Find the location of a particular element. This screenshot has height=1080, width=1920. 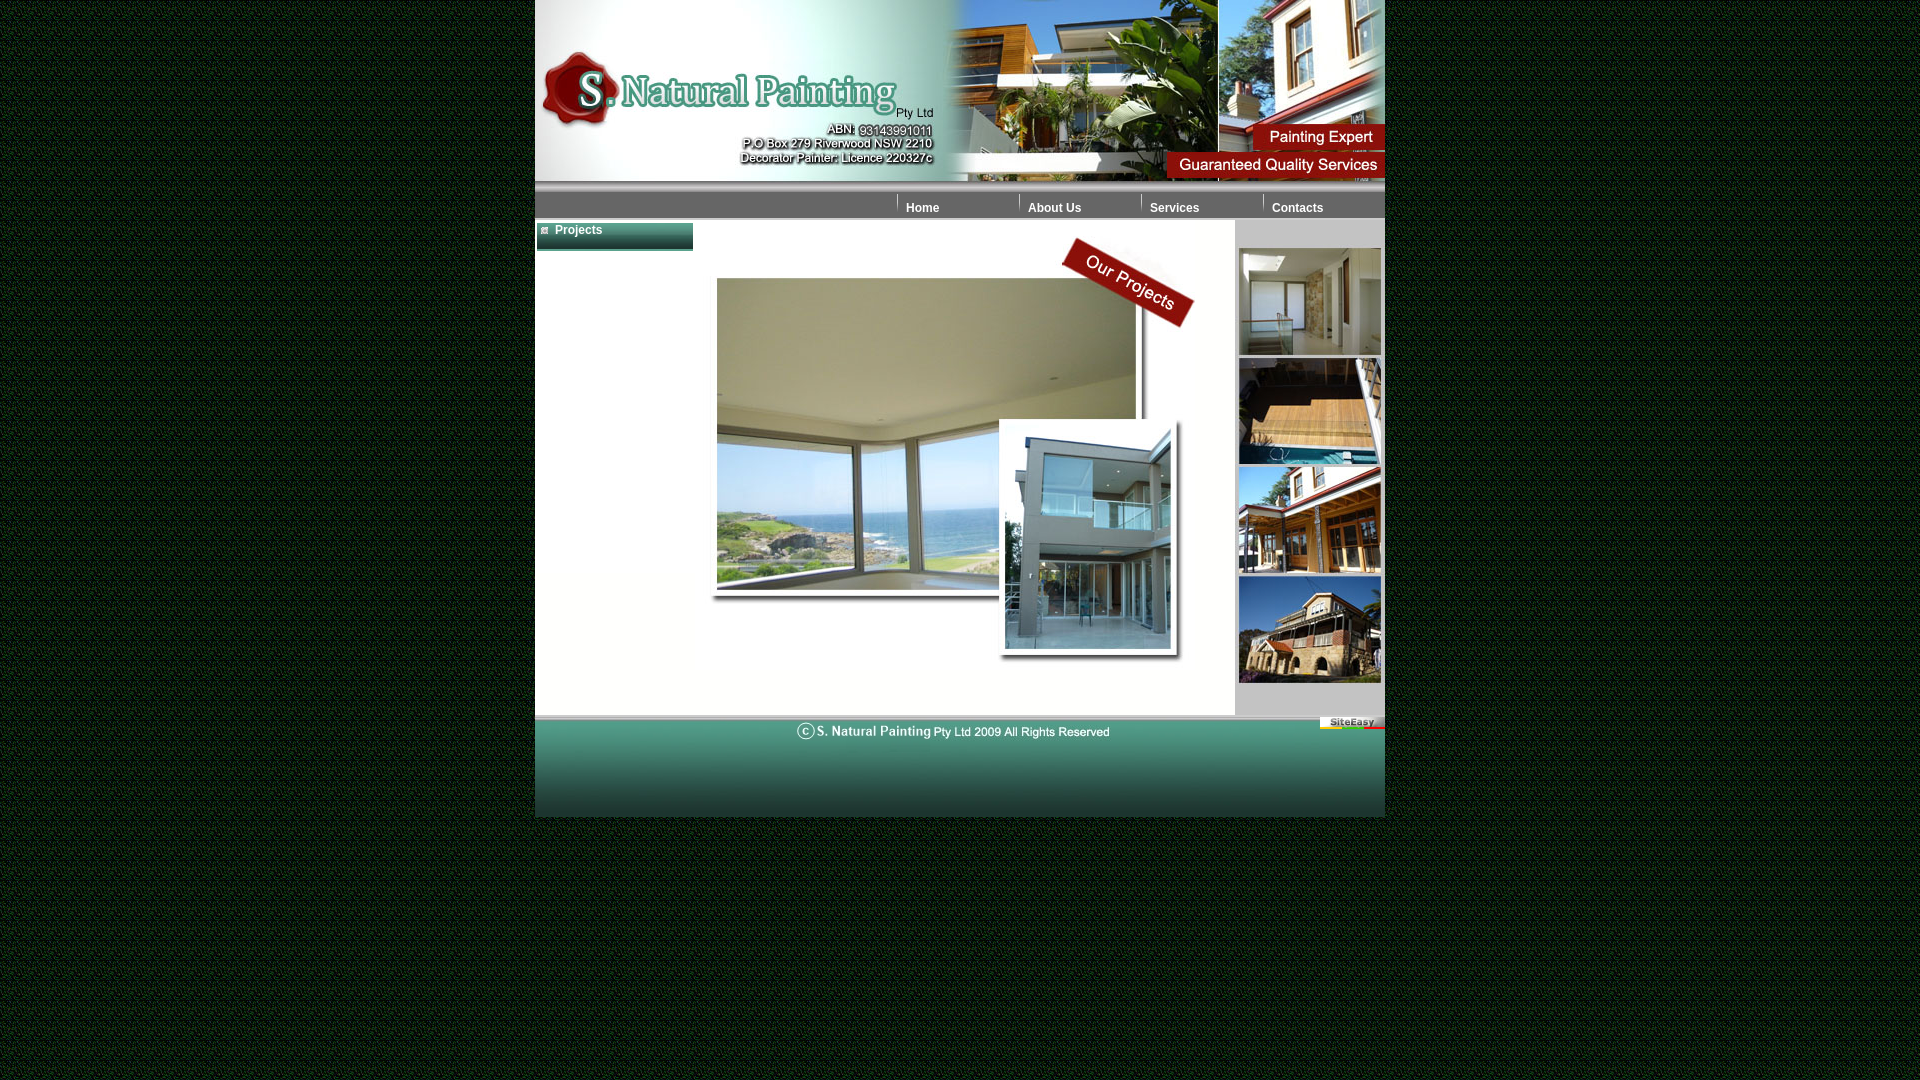

'About Us' is located at coordinates (1053, 208).